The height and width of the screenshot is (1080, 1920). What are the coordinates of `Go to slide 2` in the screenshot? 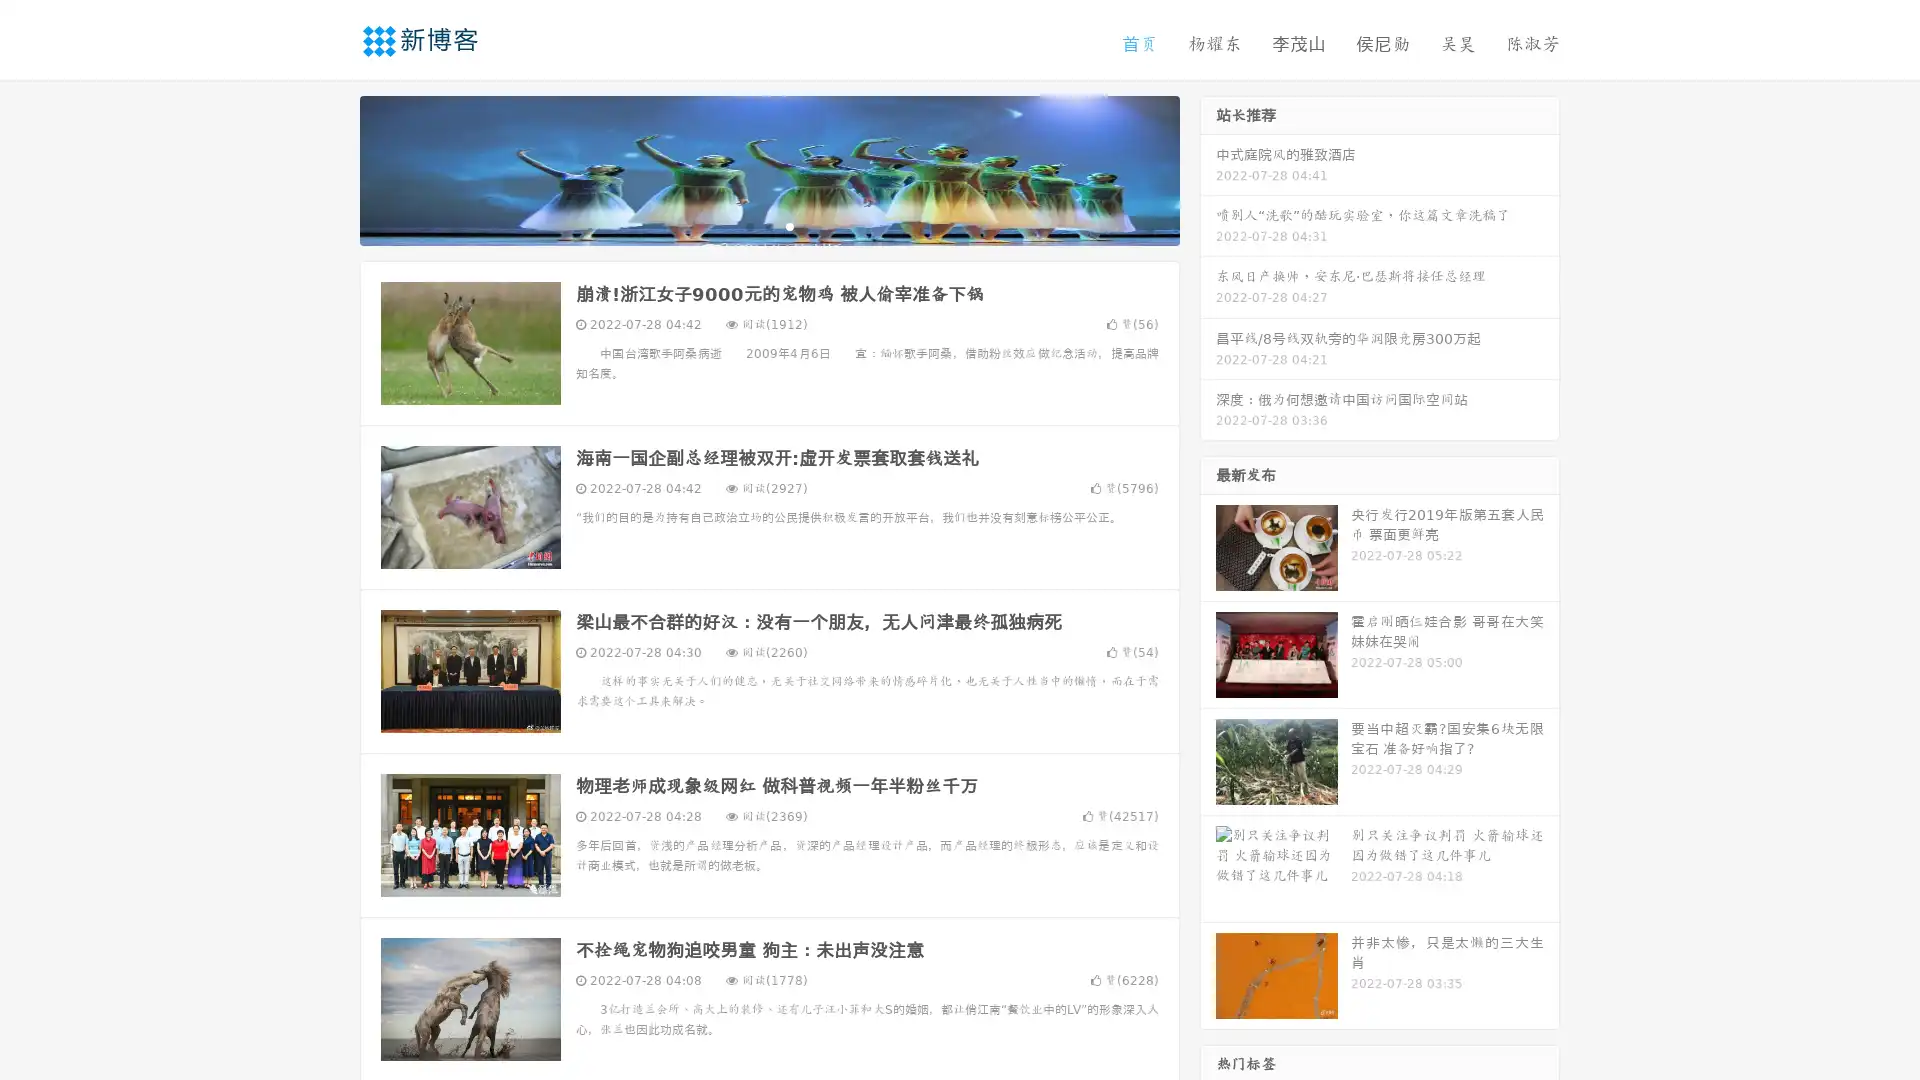 It's located at (768, 225).